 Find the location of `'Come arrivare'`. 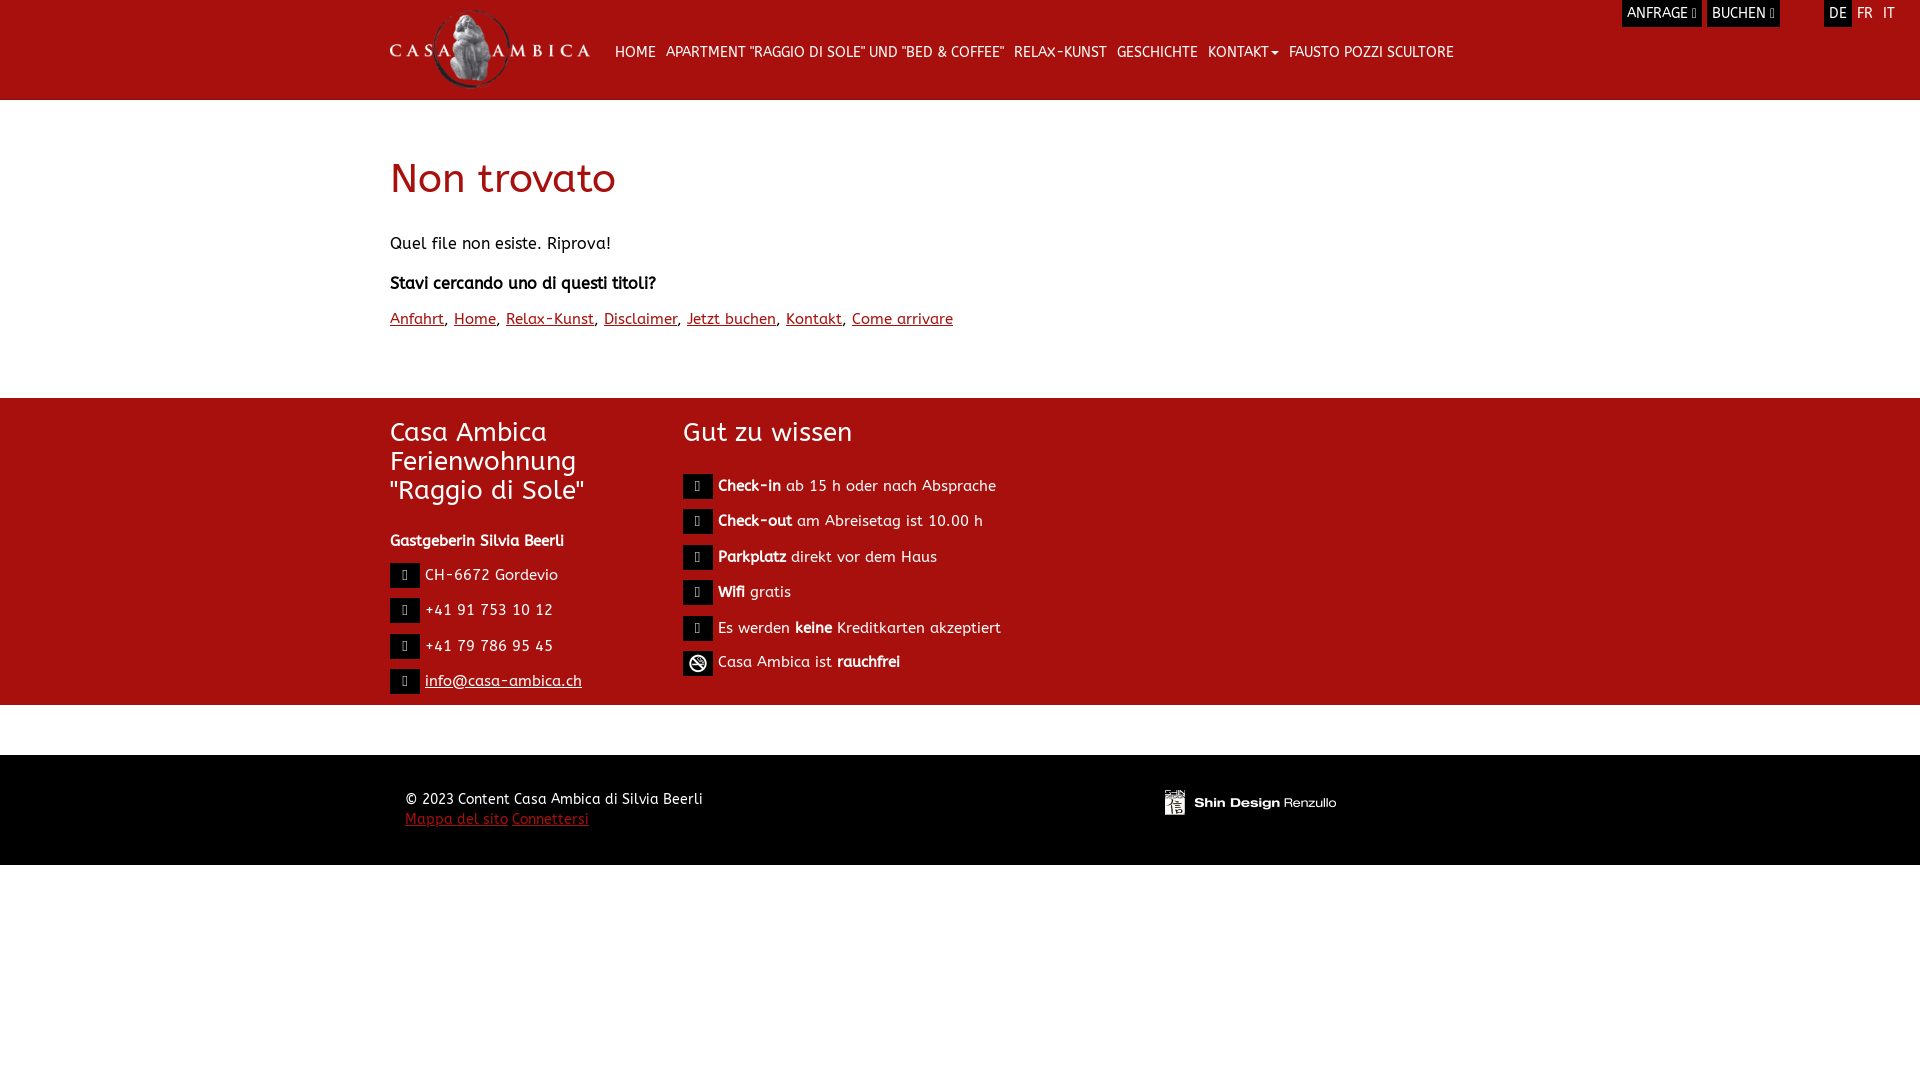

'Come arrivare' is located at coordinates (901, 318).